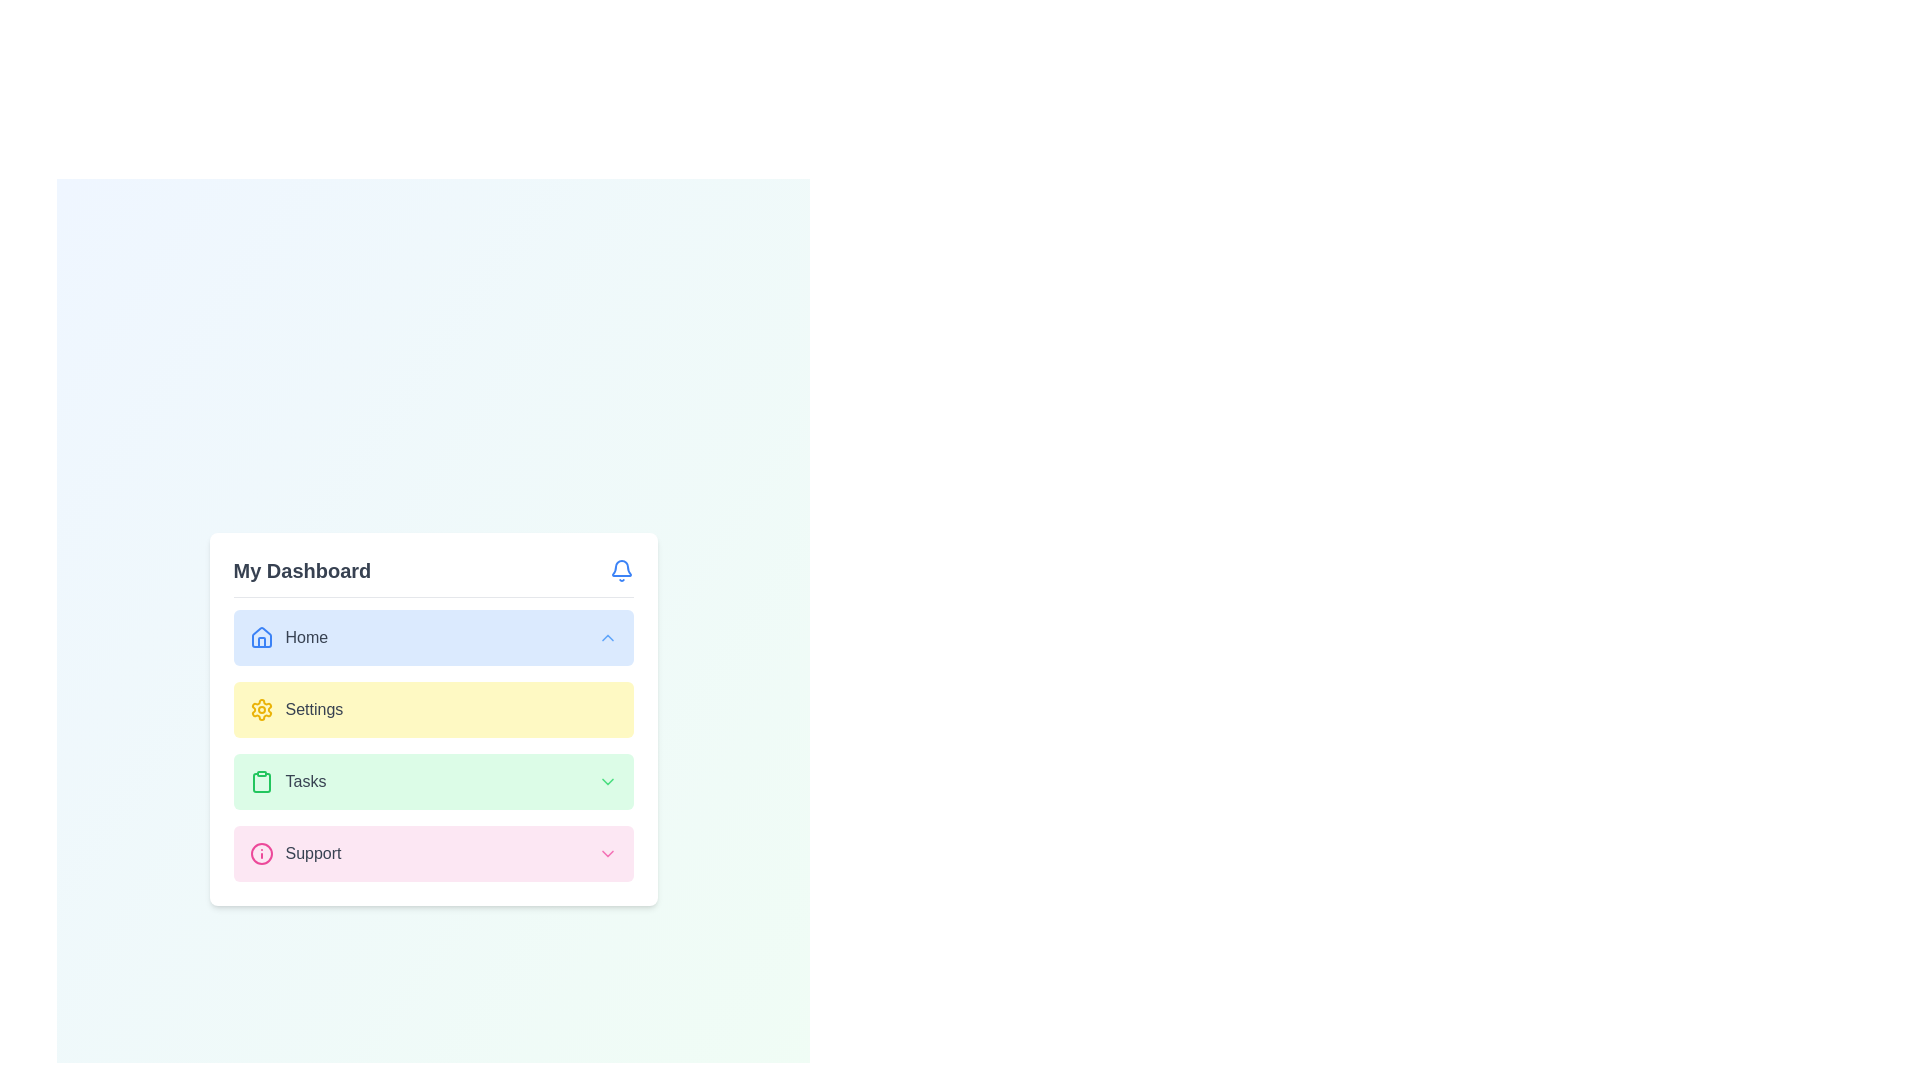 The height and width of the screenshot is (1080, 1920). I want to click on the Text label element that is part of a larger interactive list item in the 'My Dashboard' card, which serves as a descriptor for support functionalities, located beneath the 'Tasks' item and next to an information icon, so click(312, 853).